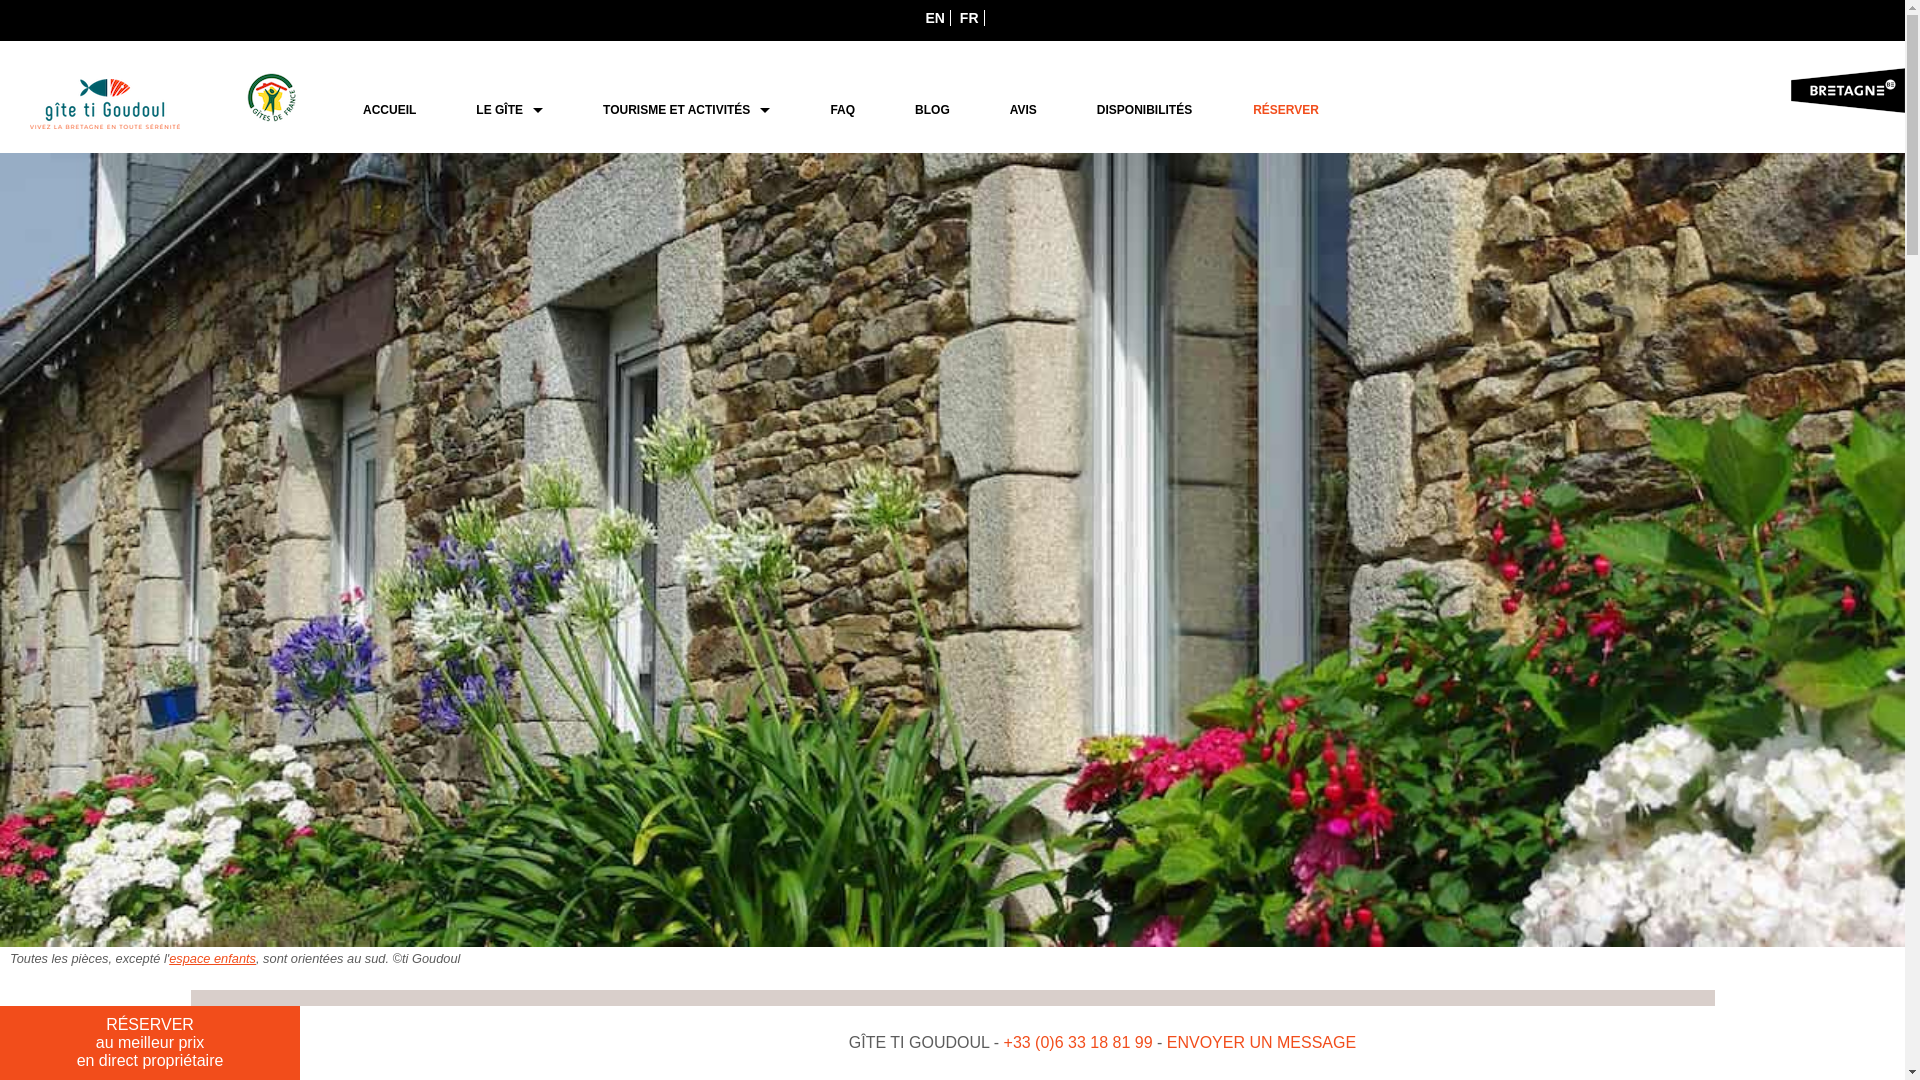 The image size is (1920, 1080). What do you see at coordinates (212, 957) in the screenshot?
I see `'espace enfants'` at bounding box center [212, 957].